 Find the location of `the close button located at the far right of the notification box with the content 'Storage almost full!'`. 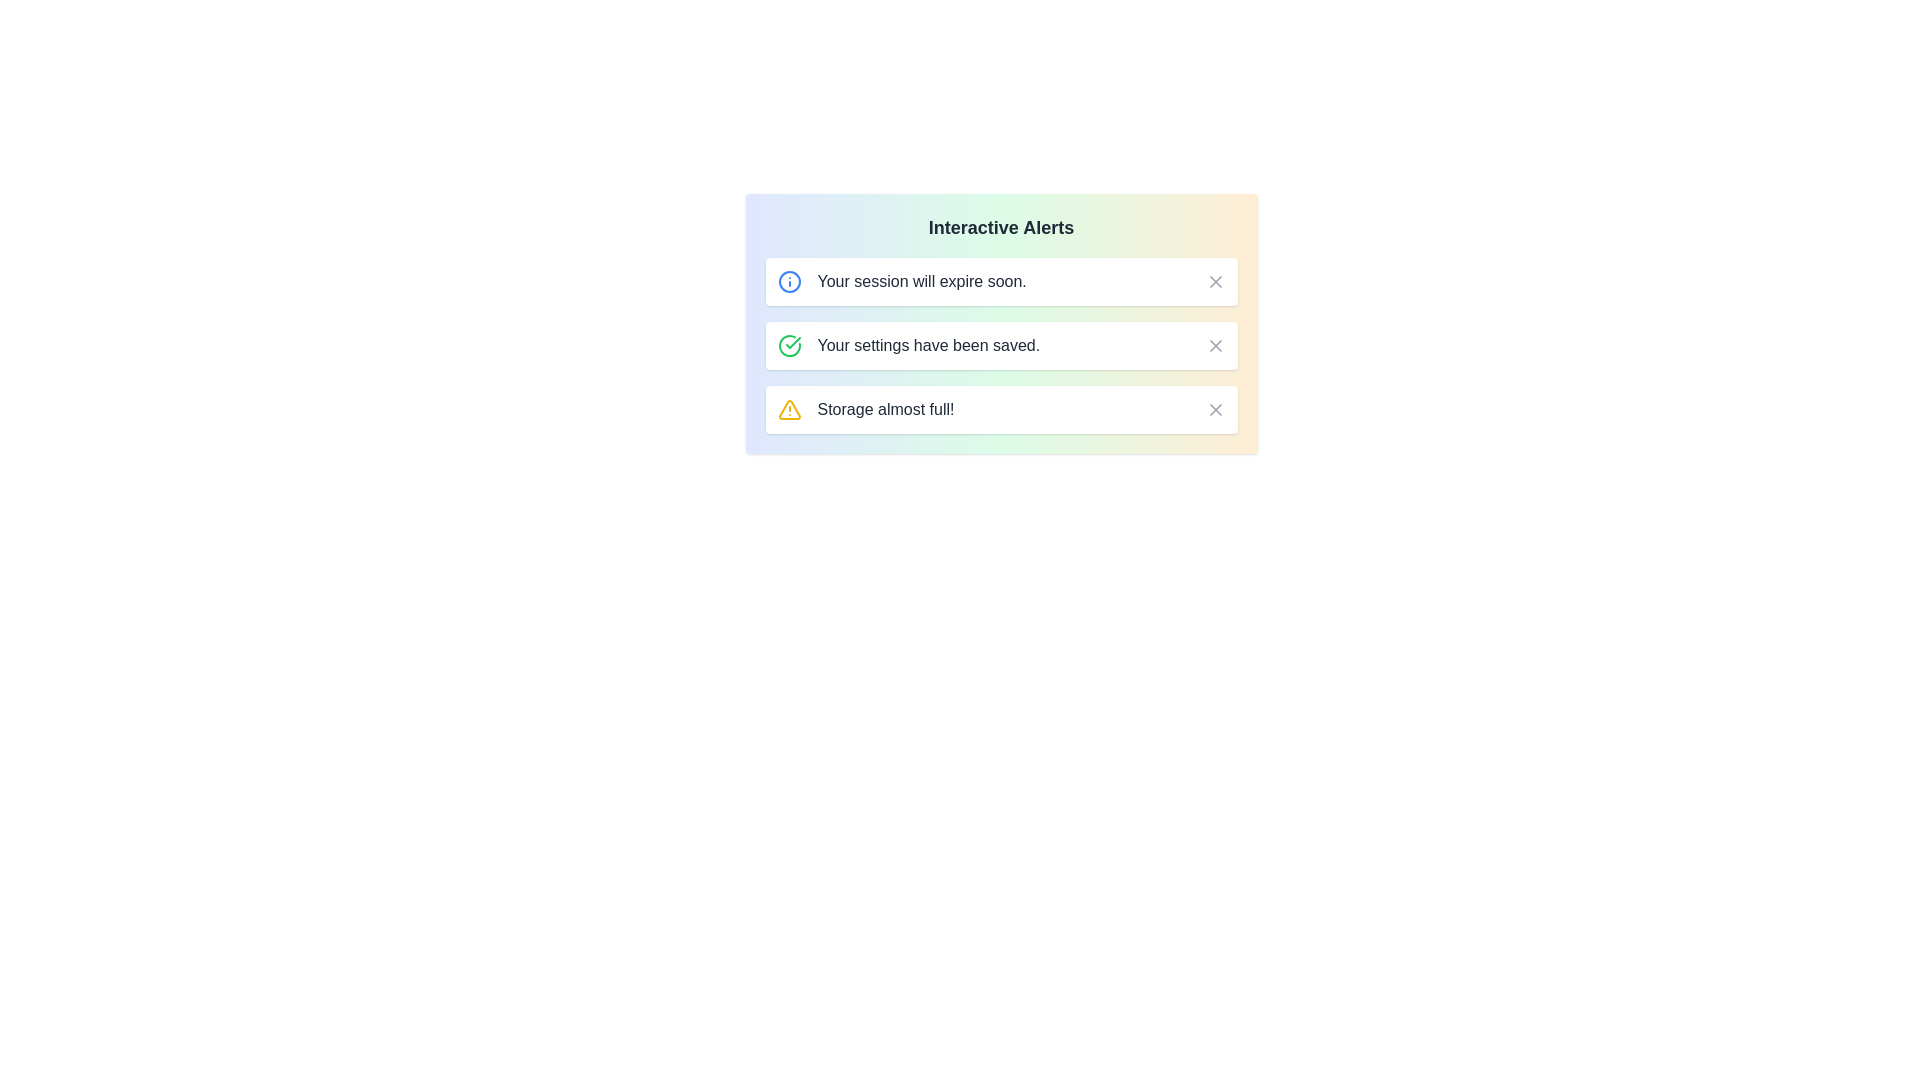

the close button located at the far right of the notification box with the content 'Storage almost full!' is located at coordinates (1214, 408).